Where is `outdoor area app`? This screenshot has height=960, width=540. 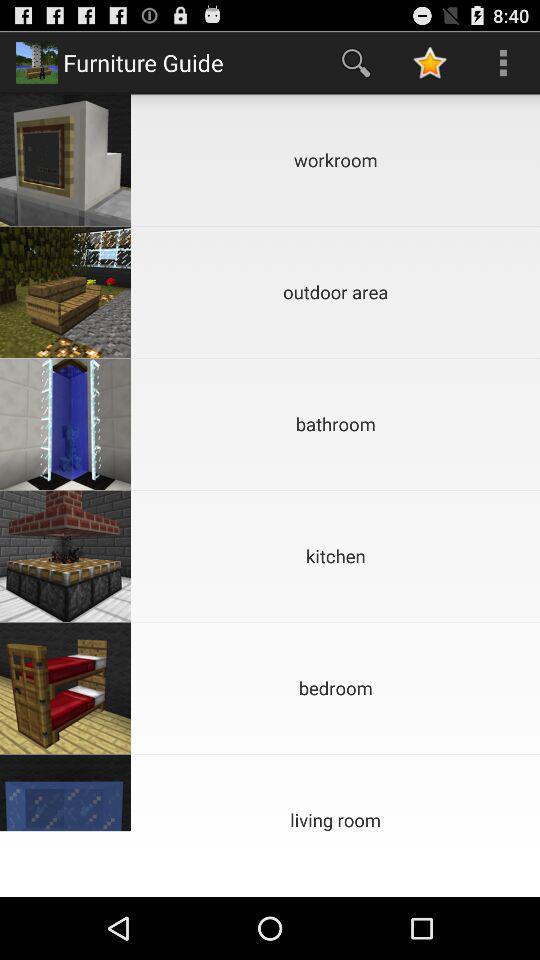
outdoor area app is located at coordinates (335, 291).